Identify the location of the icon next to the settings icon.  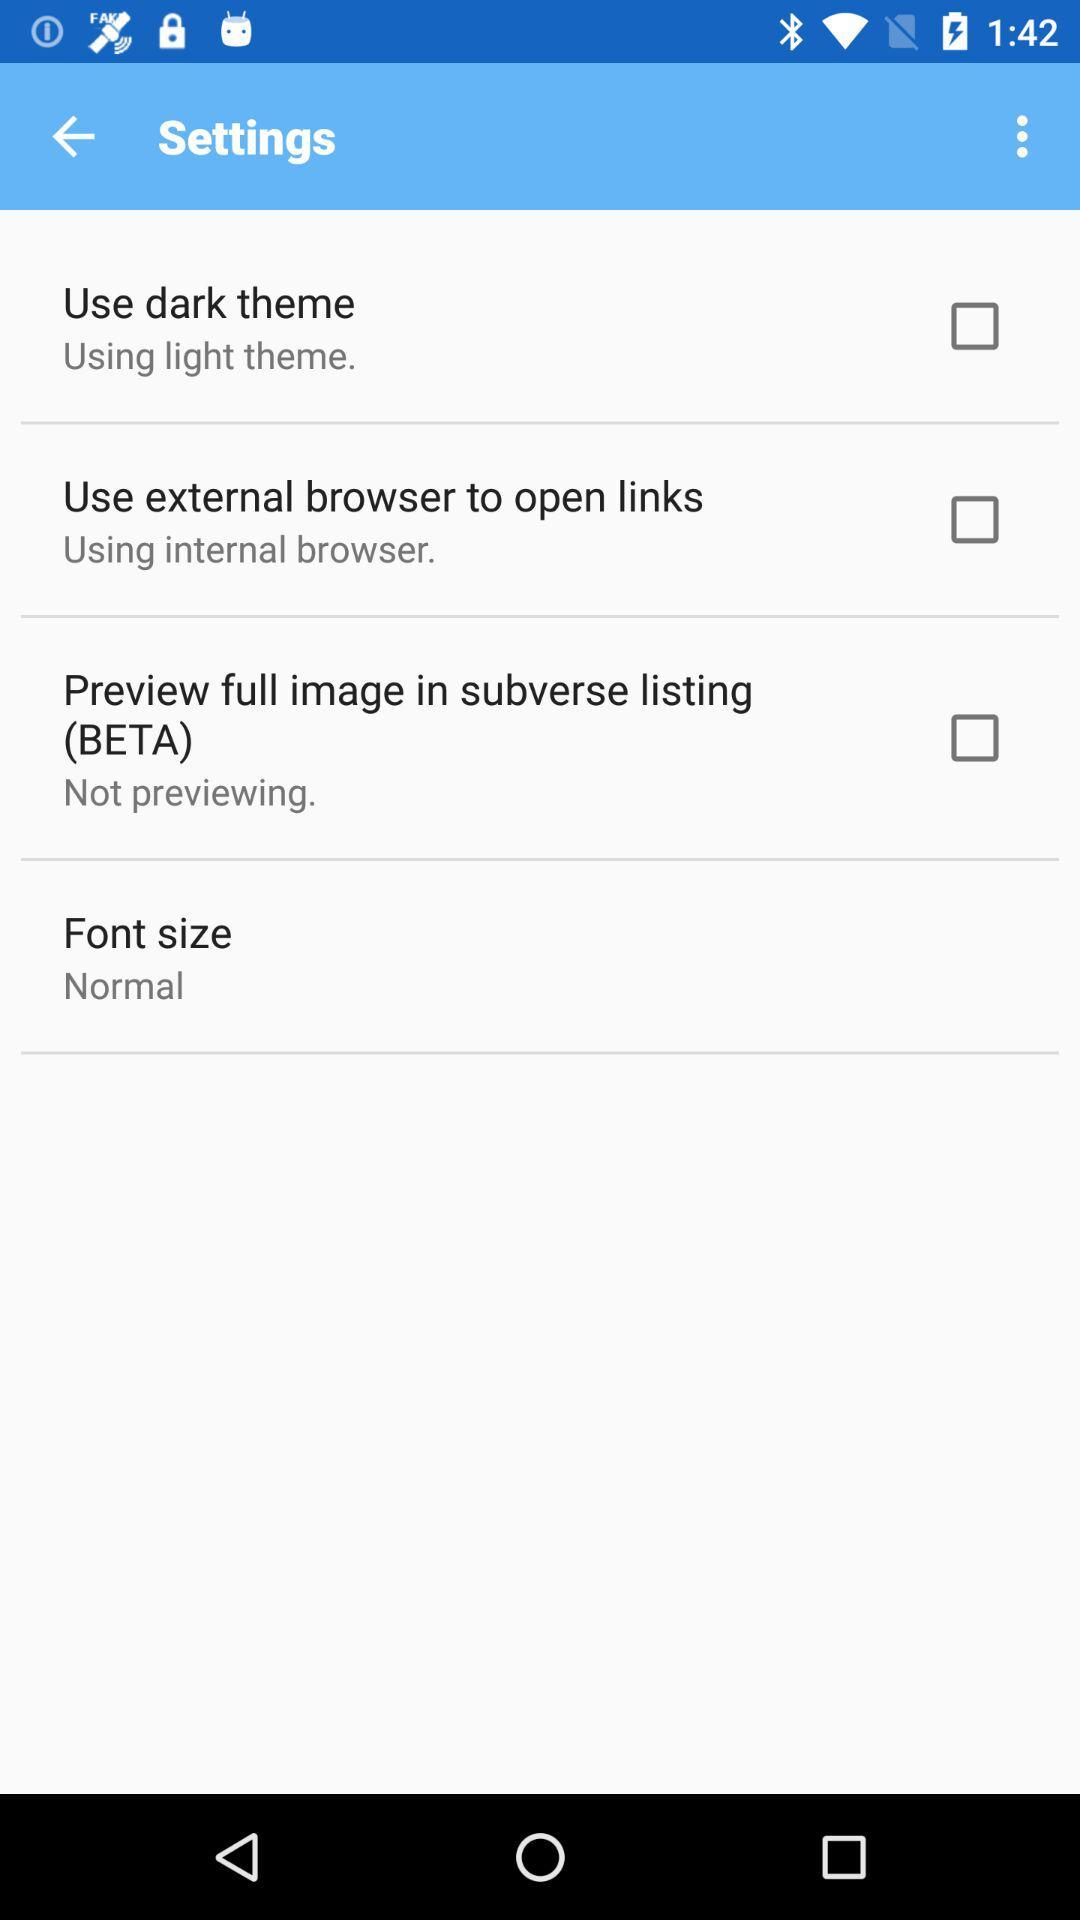
(72, 135).